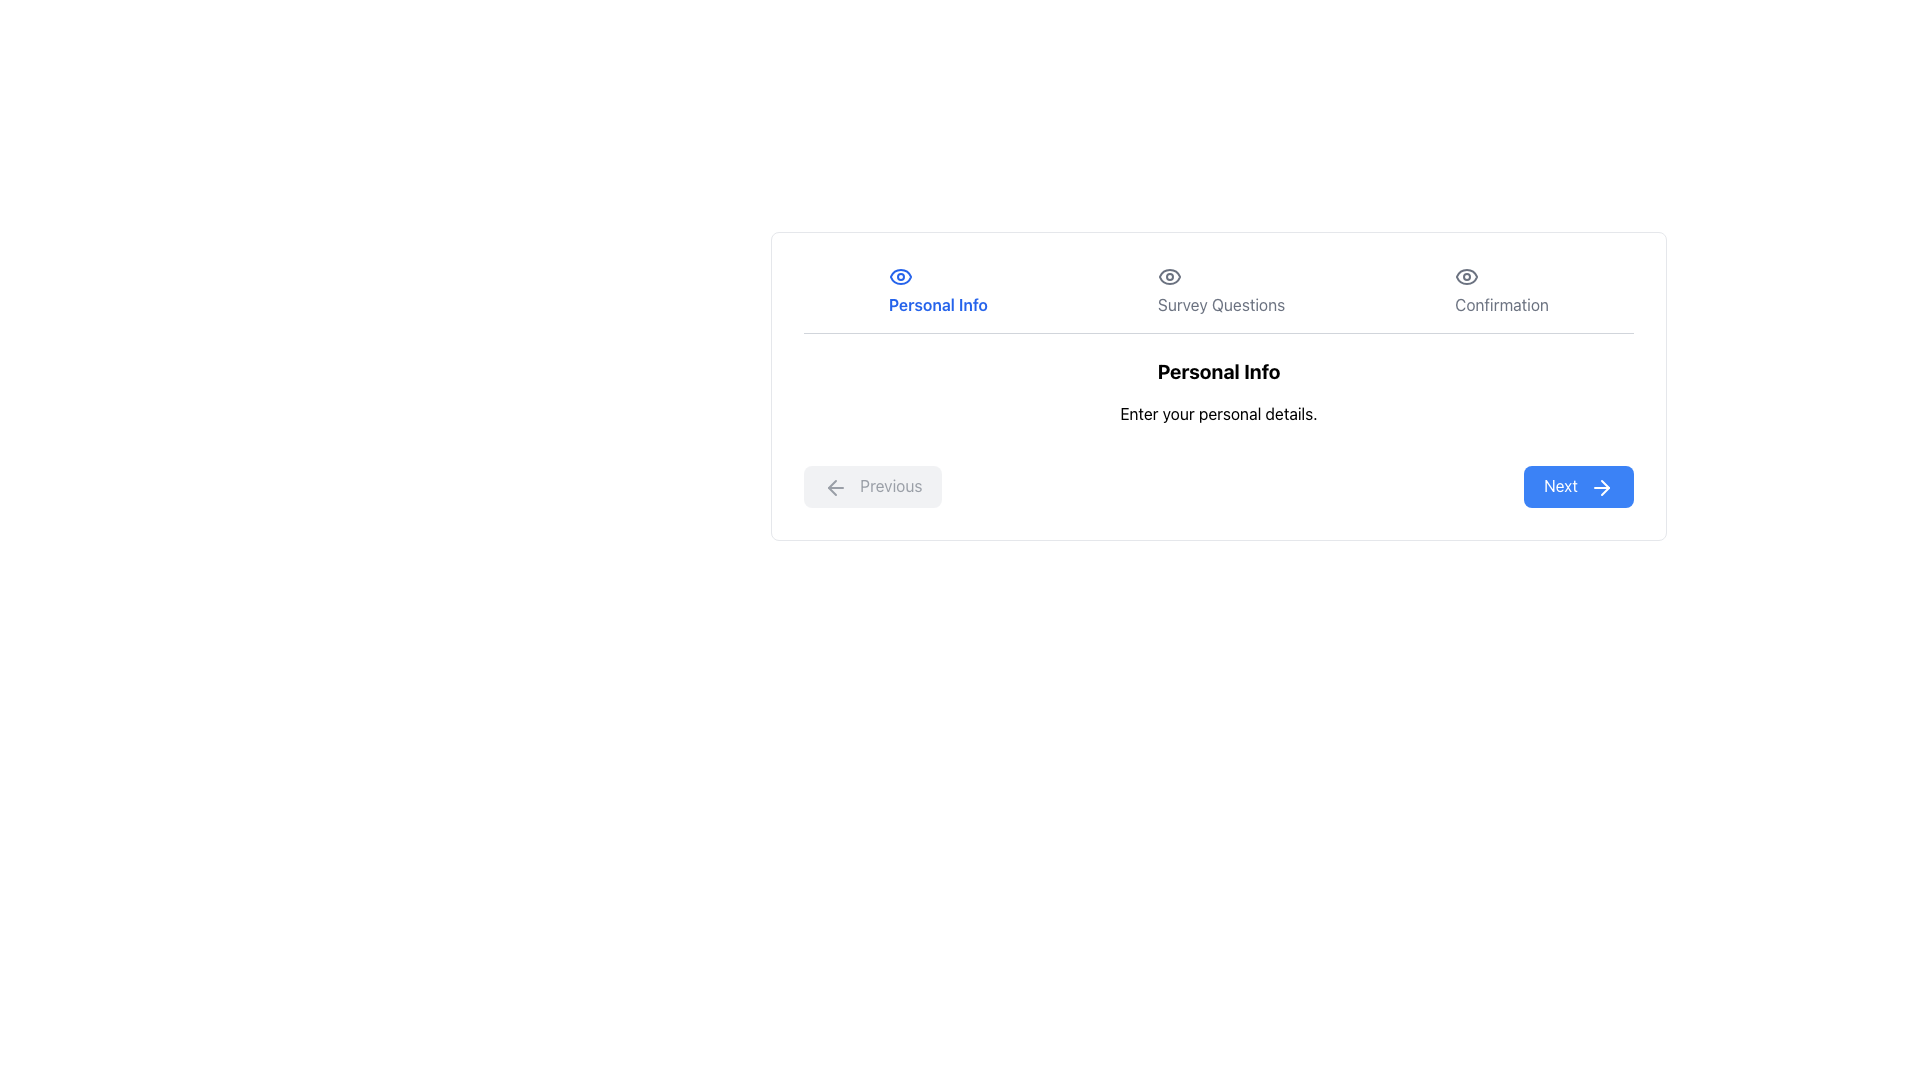 The height and width of the screenshot is (1080, 1920). What do you see at coordinates (1218, 412) in the screenshot?
I see `the descriptive text label guiding users to fill in their personal information, located beneath the 'Personal Info' heading` at bounding box center [1218, 412].